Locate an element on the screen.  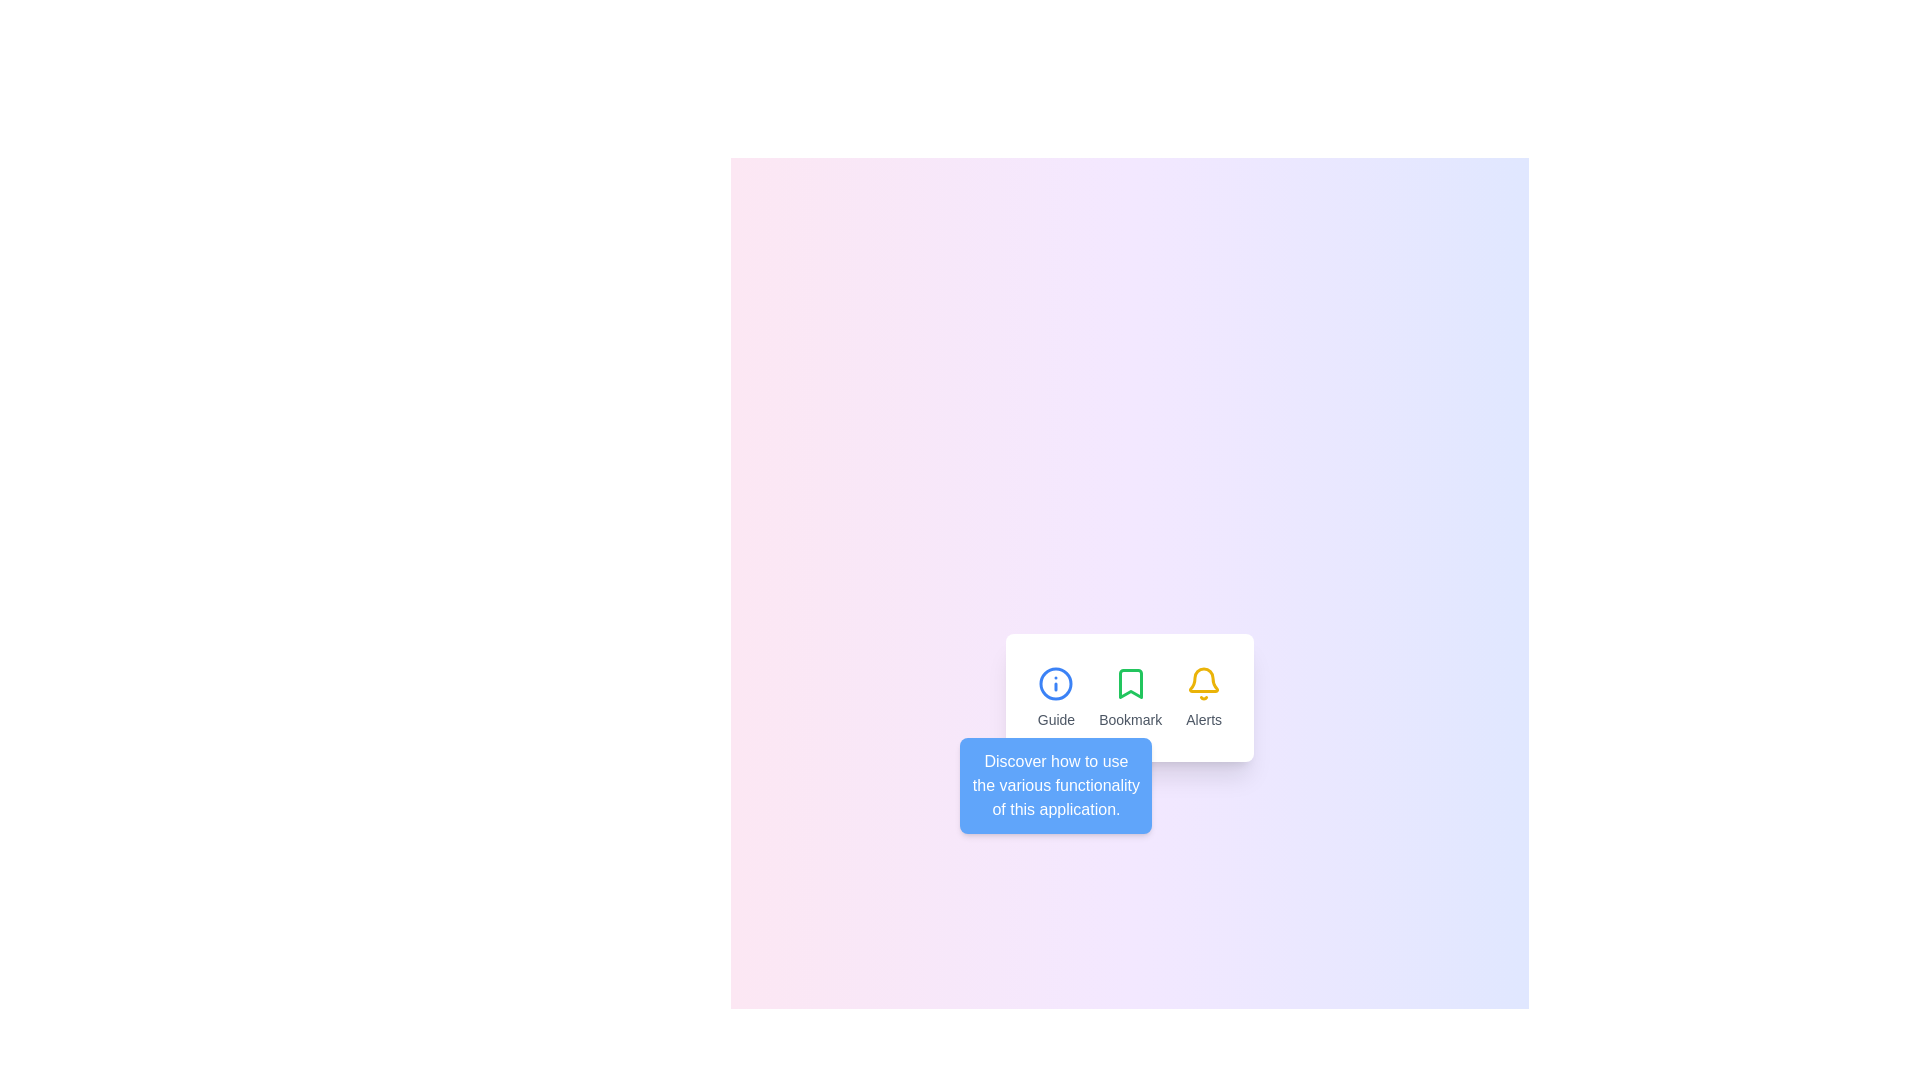
the yellow bell-shaped icon is located at coordinates (1203, 682).